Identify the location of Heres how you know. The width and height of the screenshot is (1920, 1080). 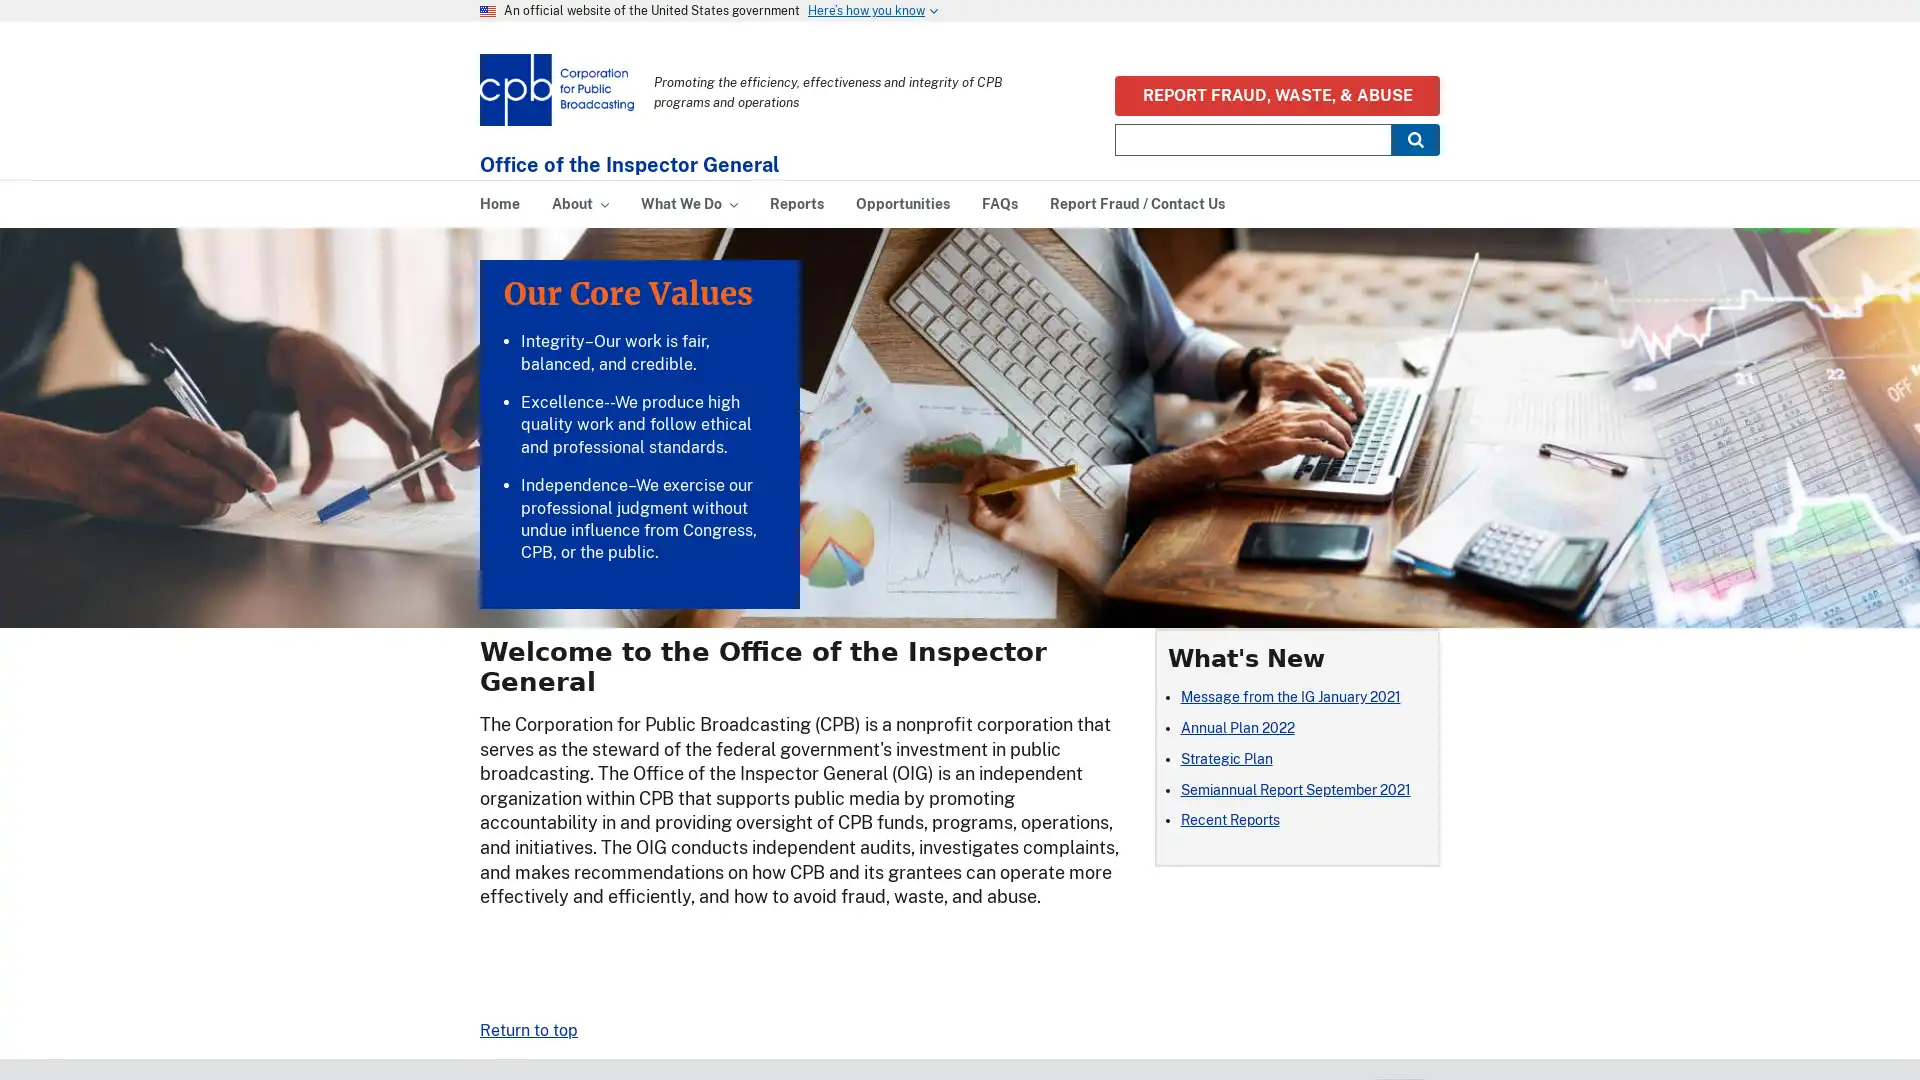
(873, 11).